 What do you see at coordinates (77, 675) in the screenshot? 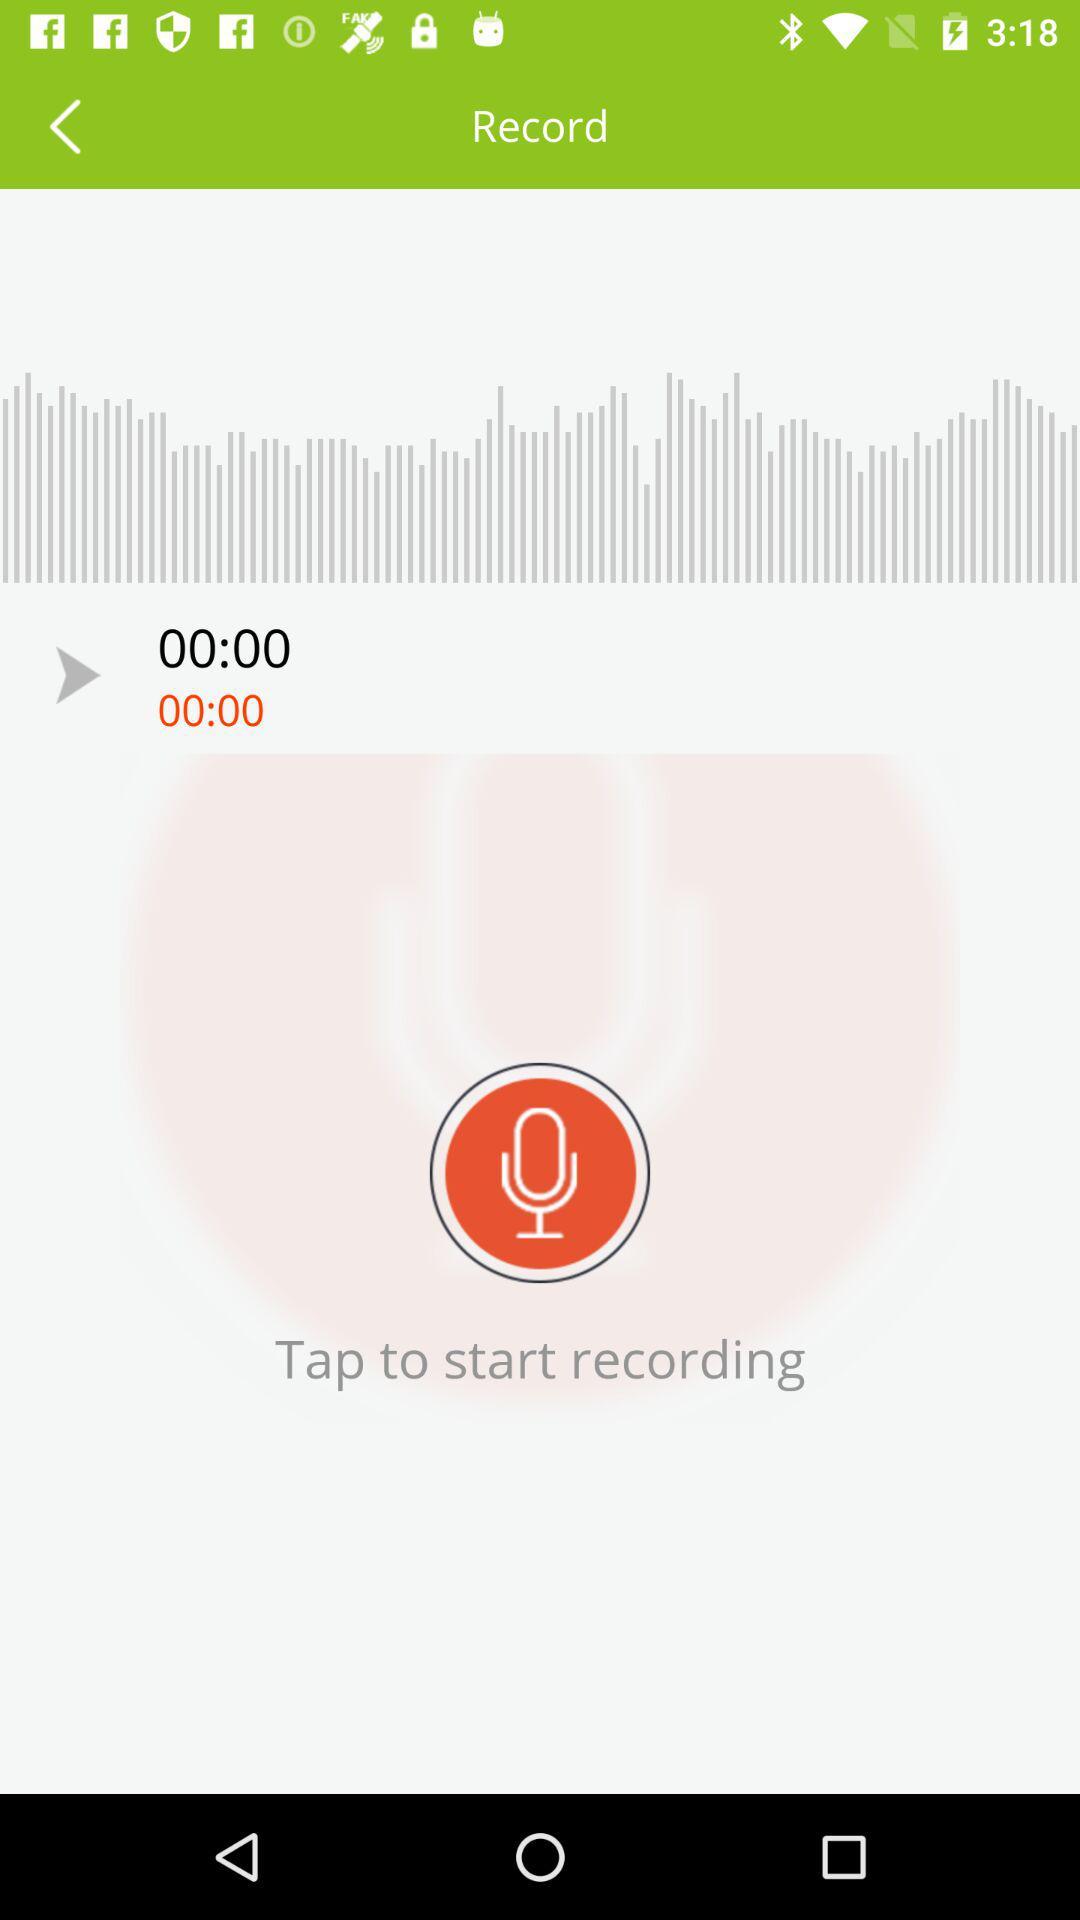
I see `button` at bounding box center [77, 675].